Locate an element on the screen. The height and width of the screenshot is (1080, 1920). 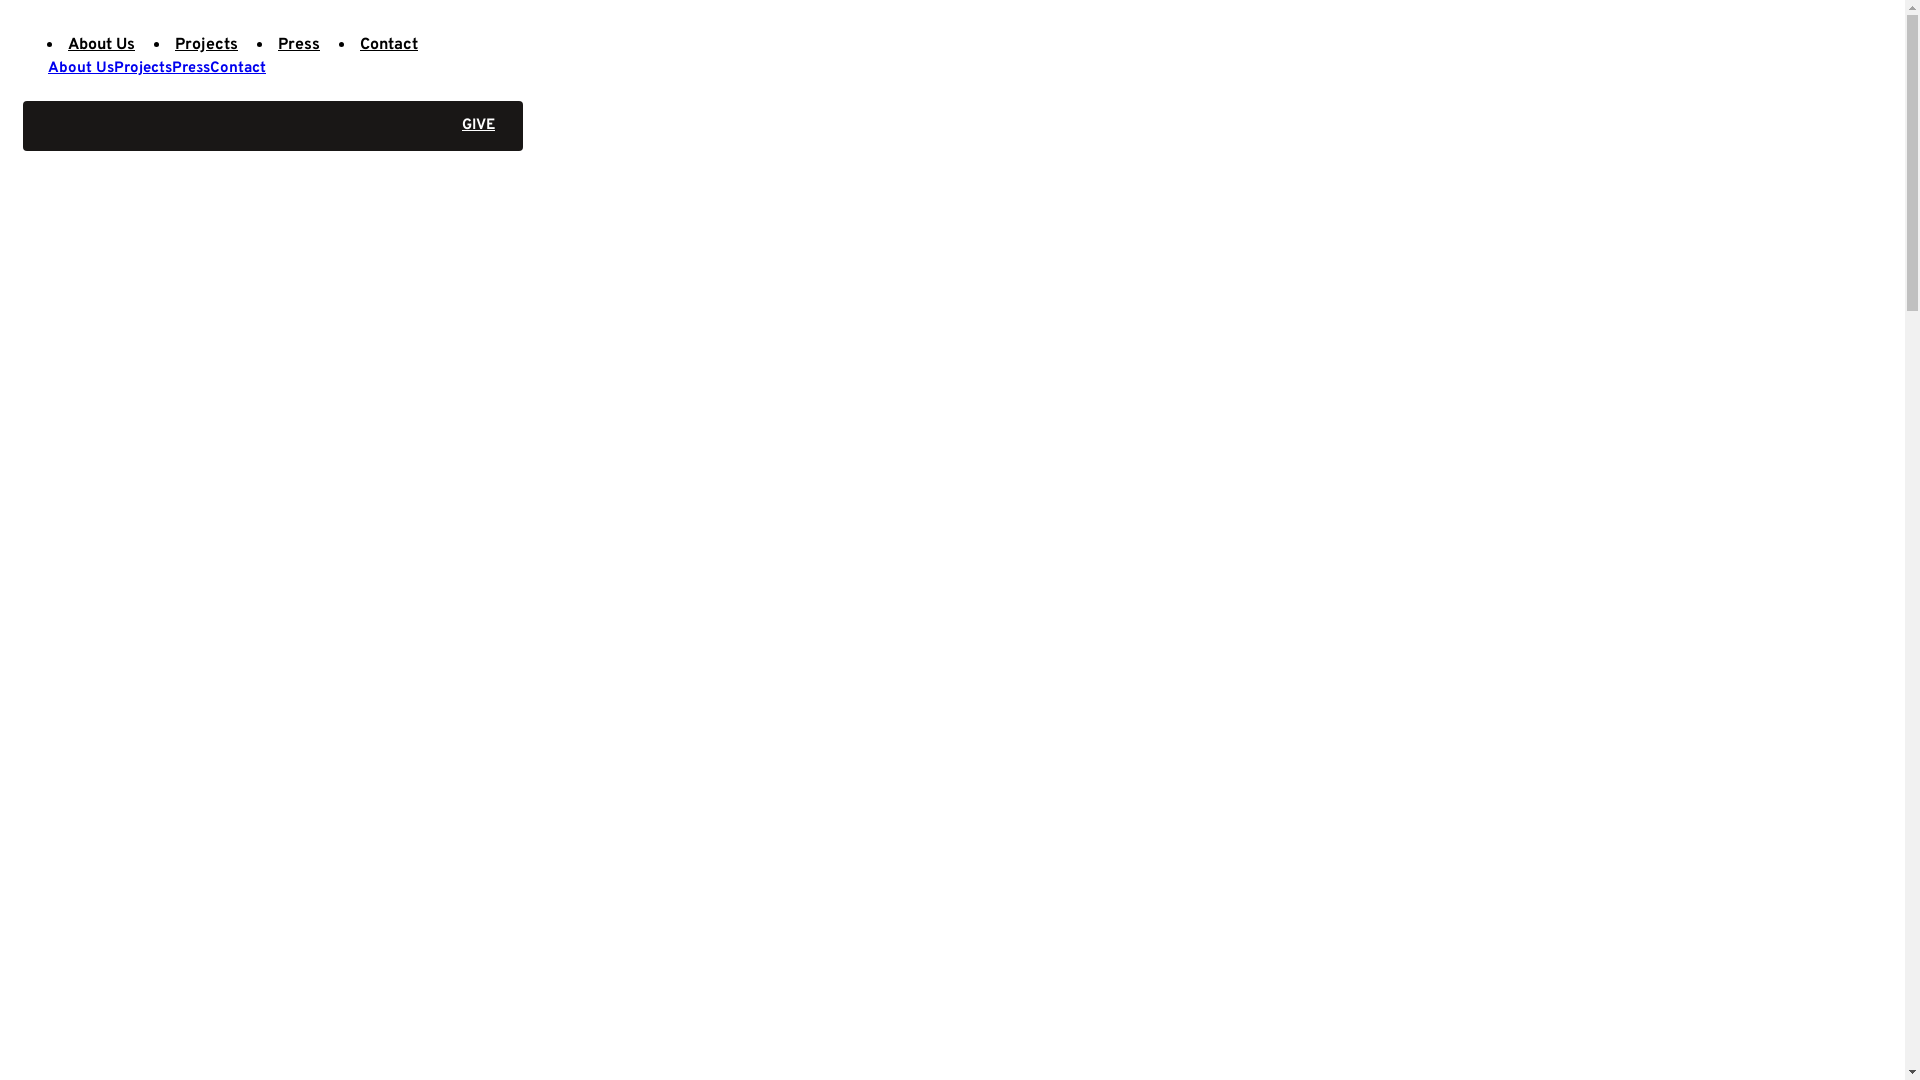
'GIVE' is located at coordinates (272, 126).